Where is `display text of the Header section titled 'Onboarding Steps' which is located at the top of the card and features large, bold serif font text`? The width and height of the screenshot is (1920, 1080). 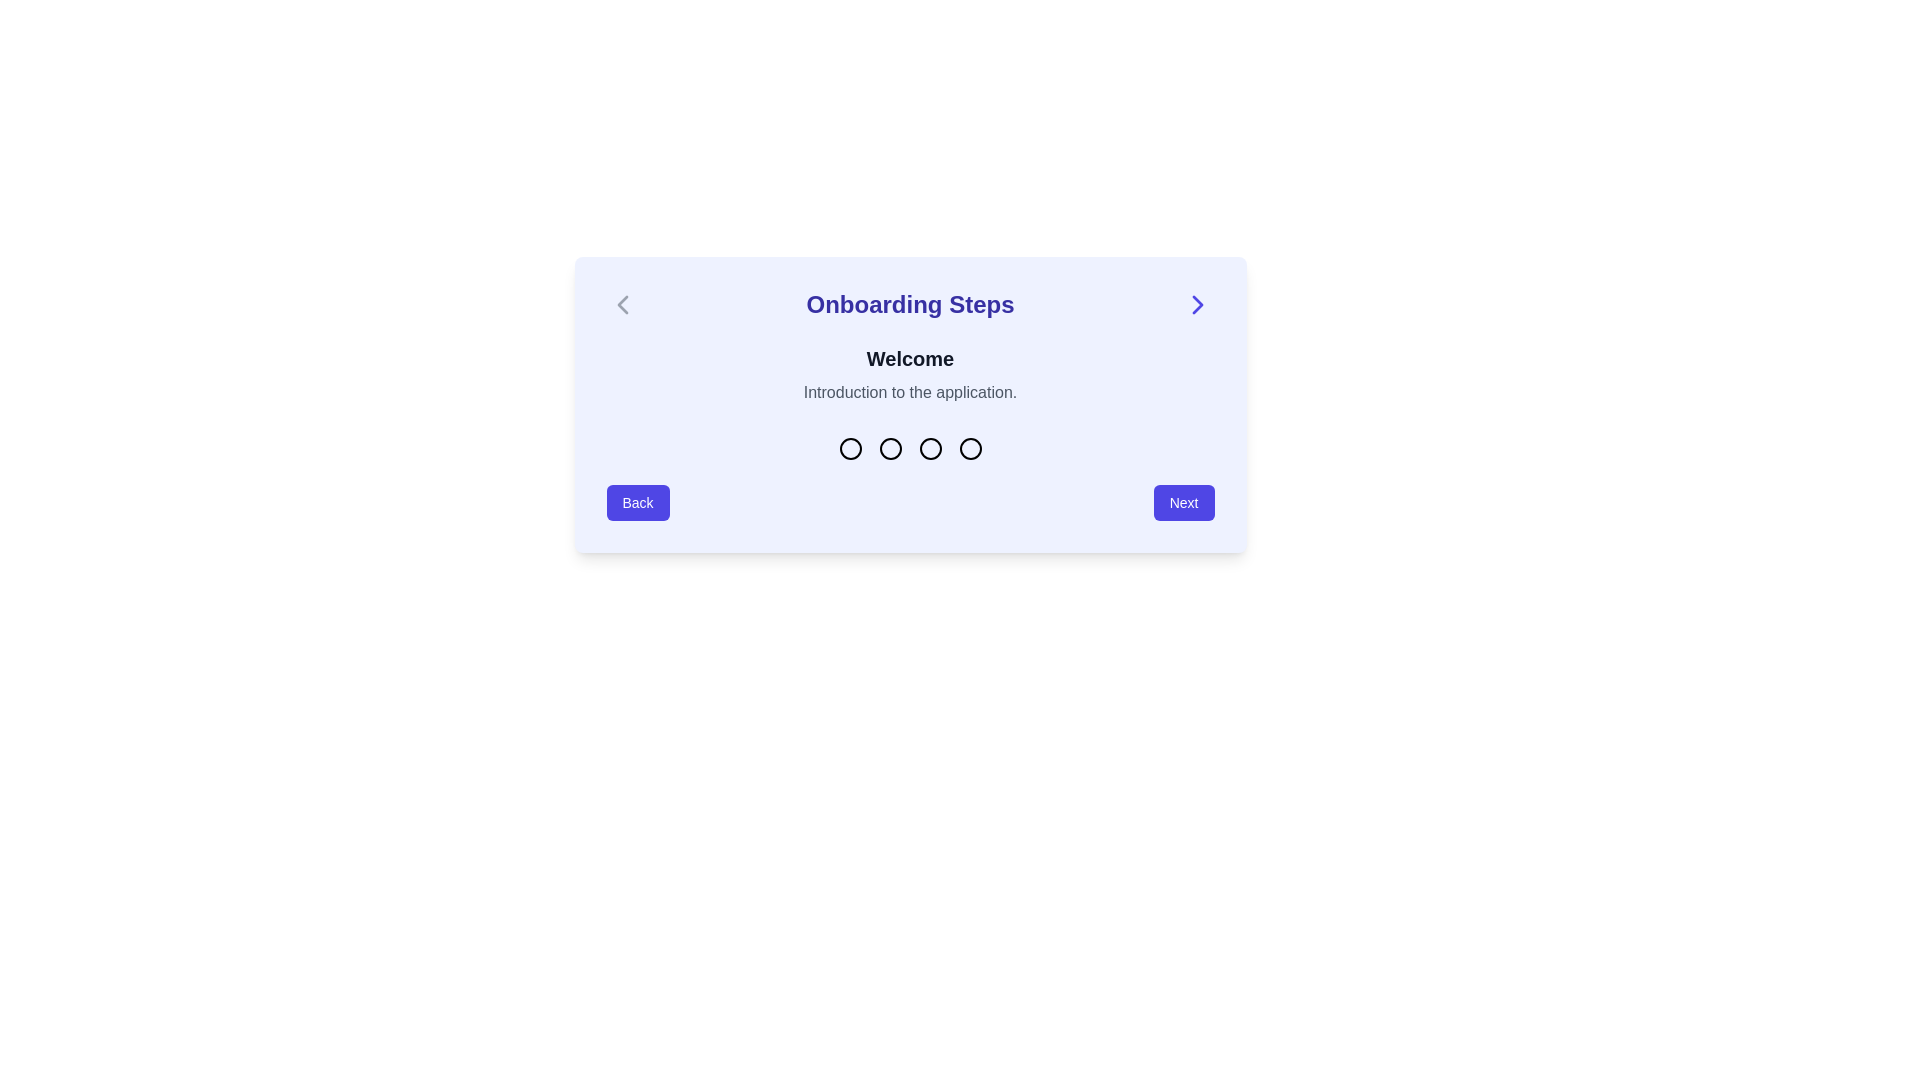
display text of the Header section titled 'Onboarding Steps' which is located at the top of the card and features large, bold serif font text is located at coordinates (909, 304).